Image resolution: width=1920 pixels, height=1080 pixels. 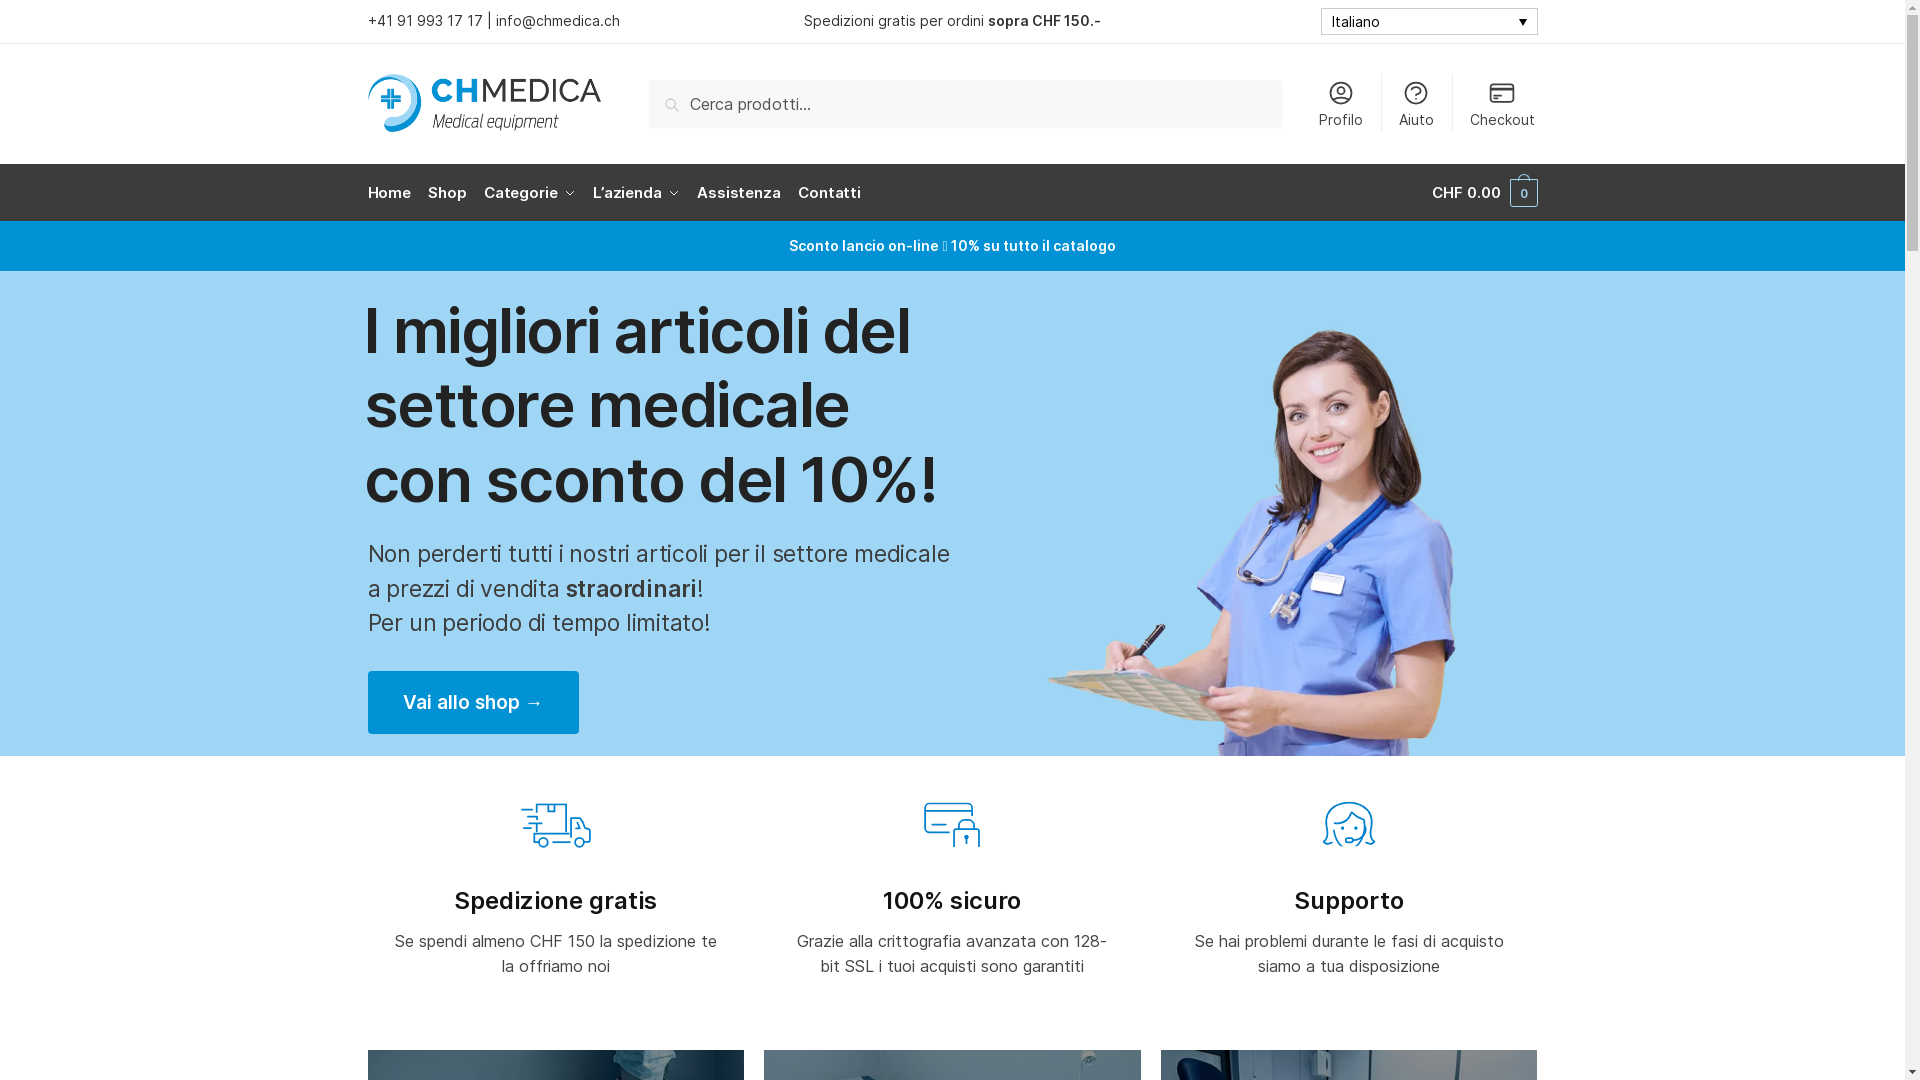 I want to click on 'Assistenza', so click(x=689, y=192).